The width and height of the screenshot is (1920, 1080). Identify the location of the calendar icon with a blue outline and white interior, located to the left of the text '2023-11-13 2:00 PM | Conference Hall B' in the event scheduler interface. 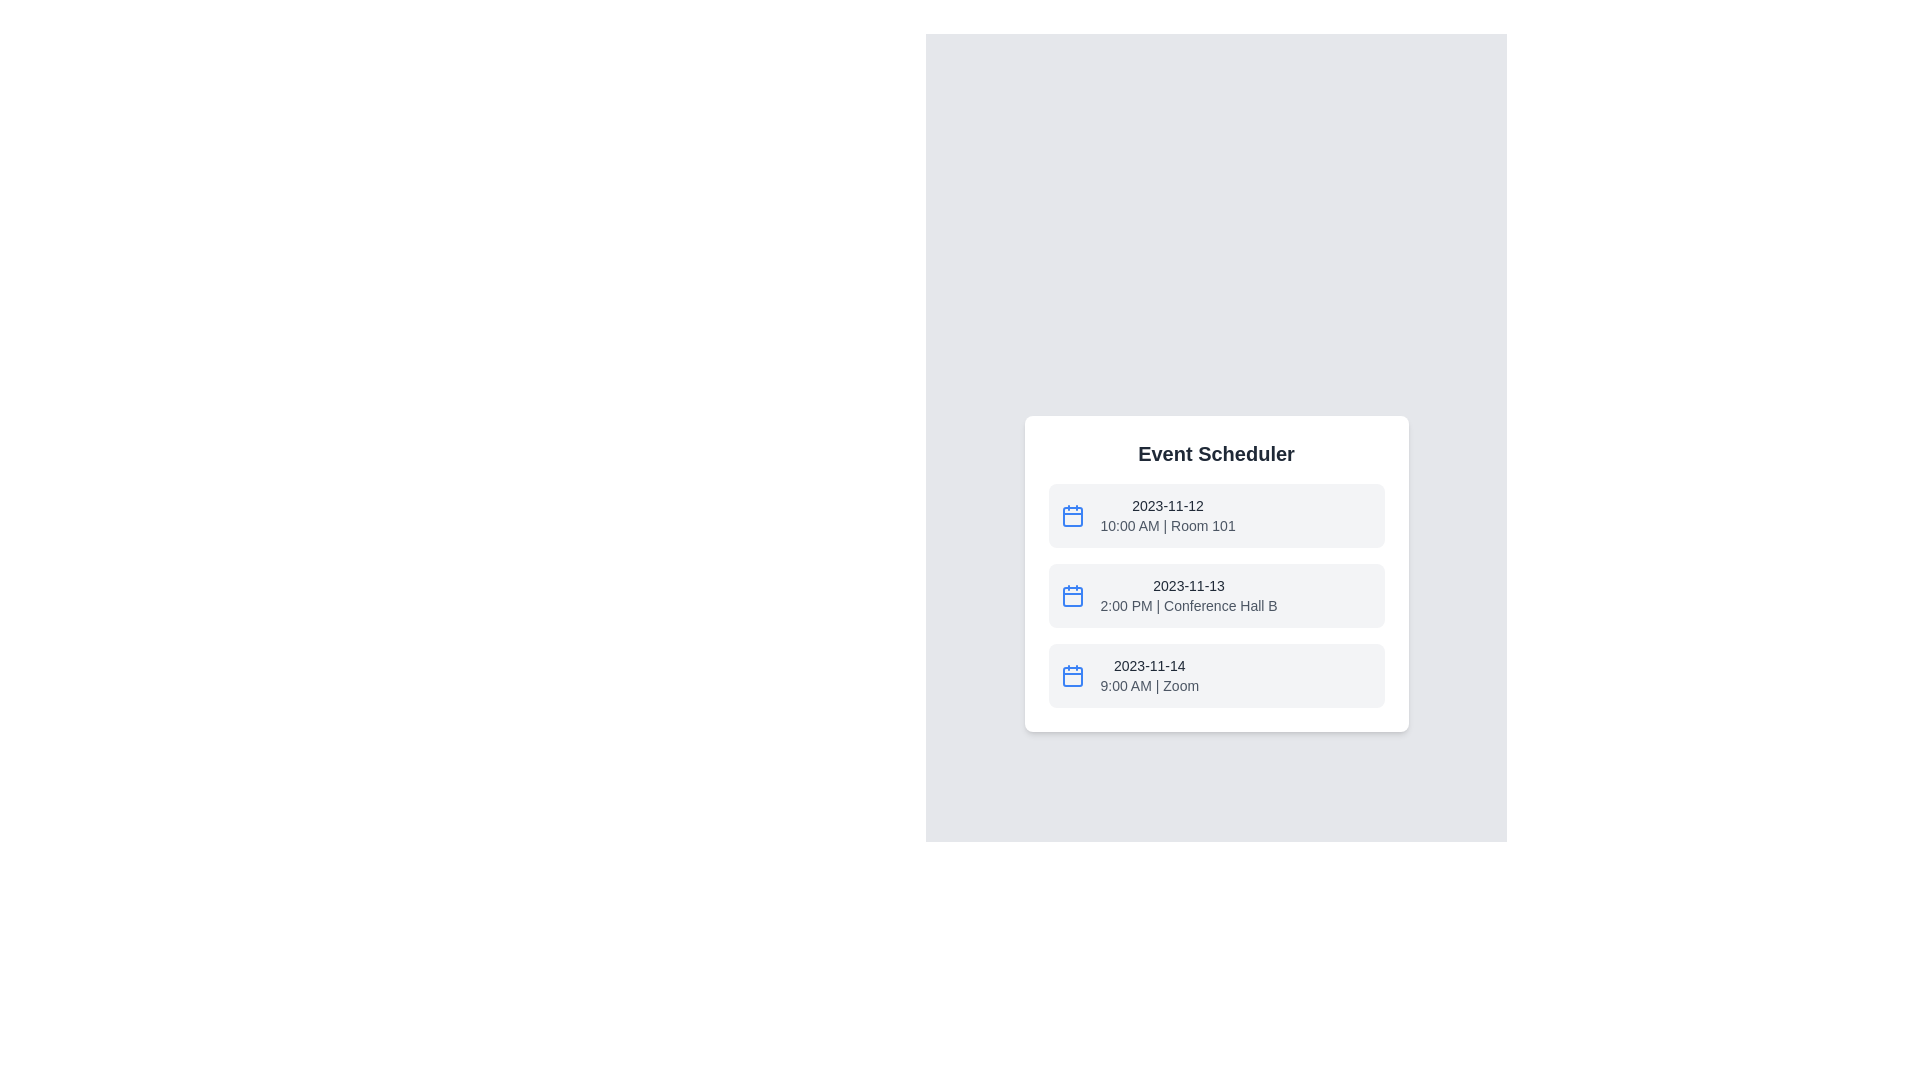
(1071, 595).